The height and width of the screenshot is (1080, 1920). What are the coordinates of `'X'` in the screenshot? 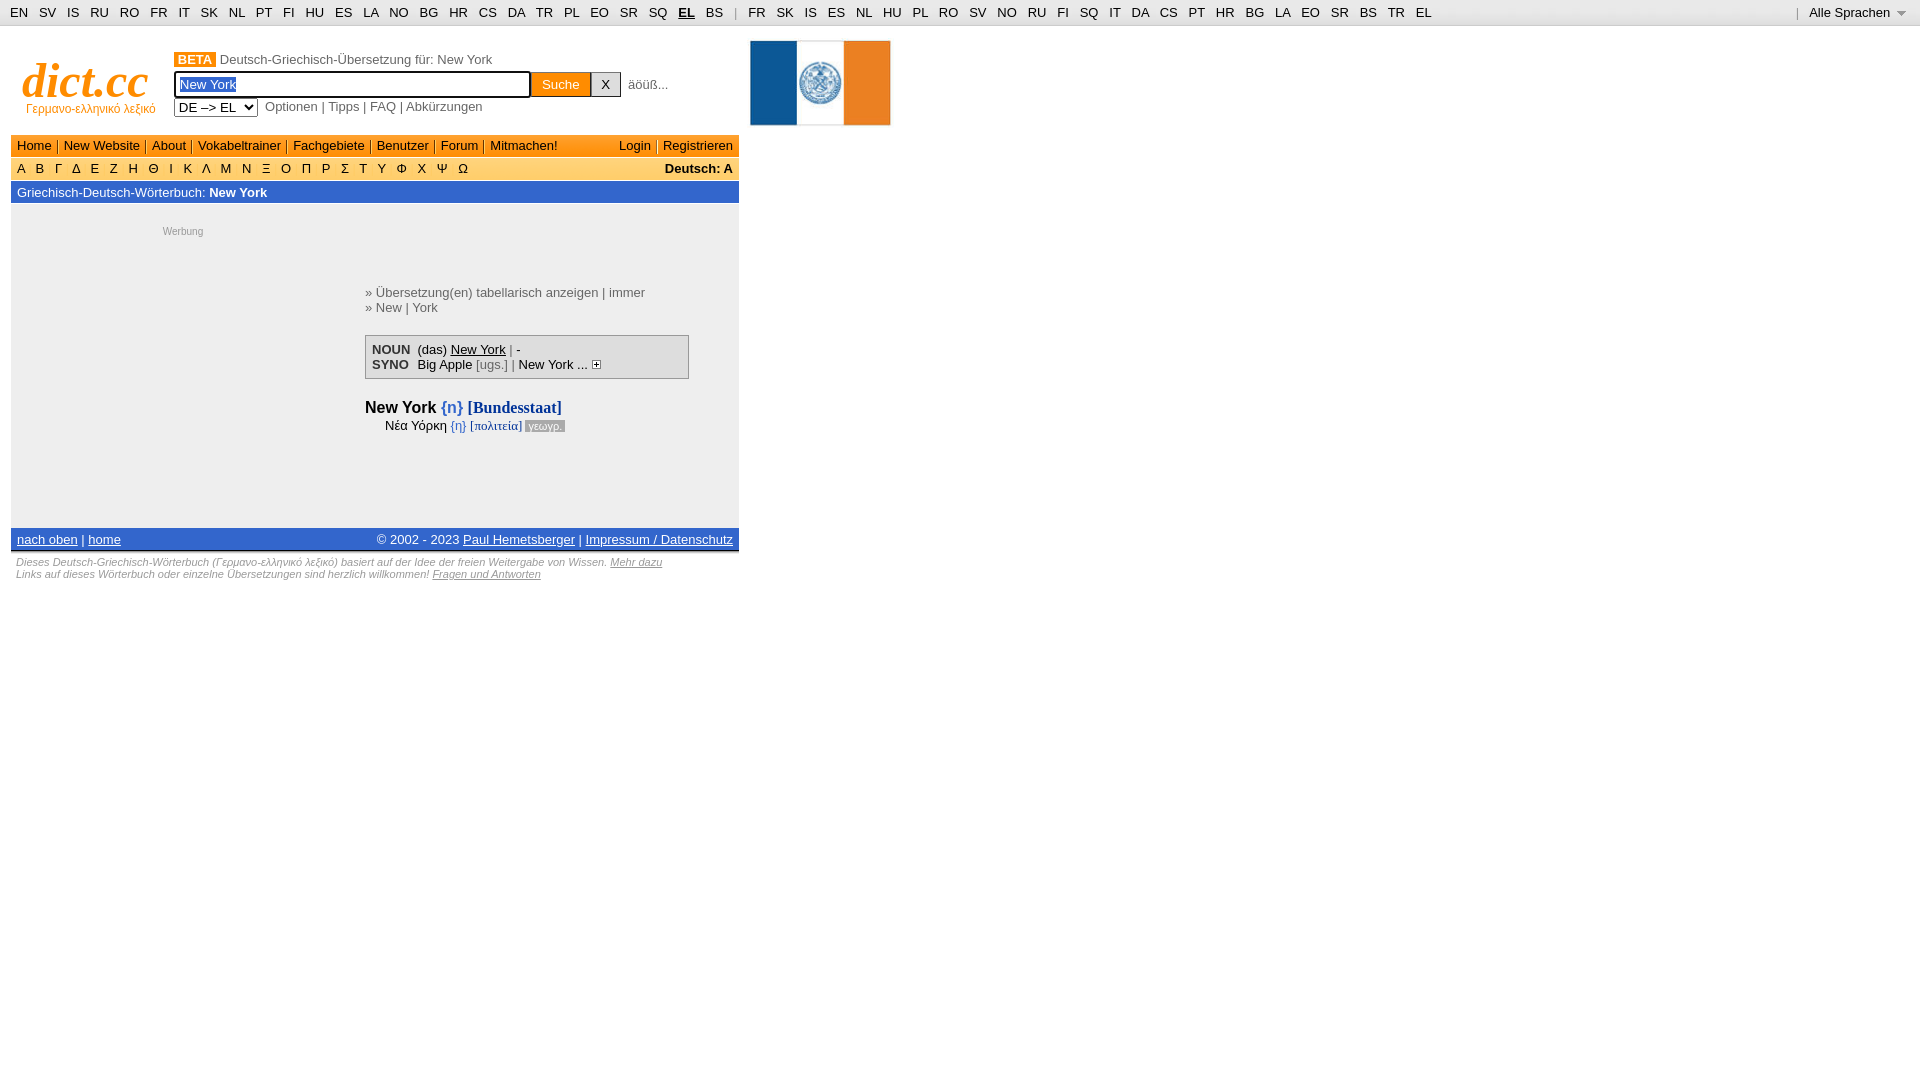 It's located at (589, 83).